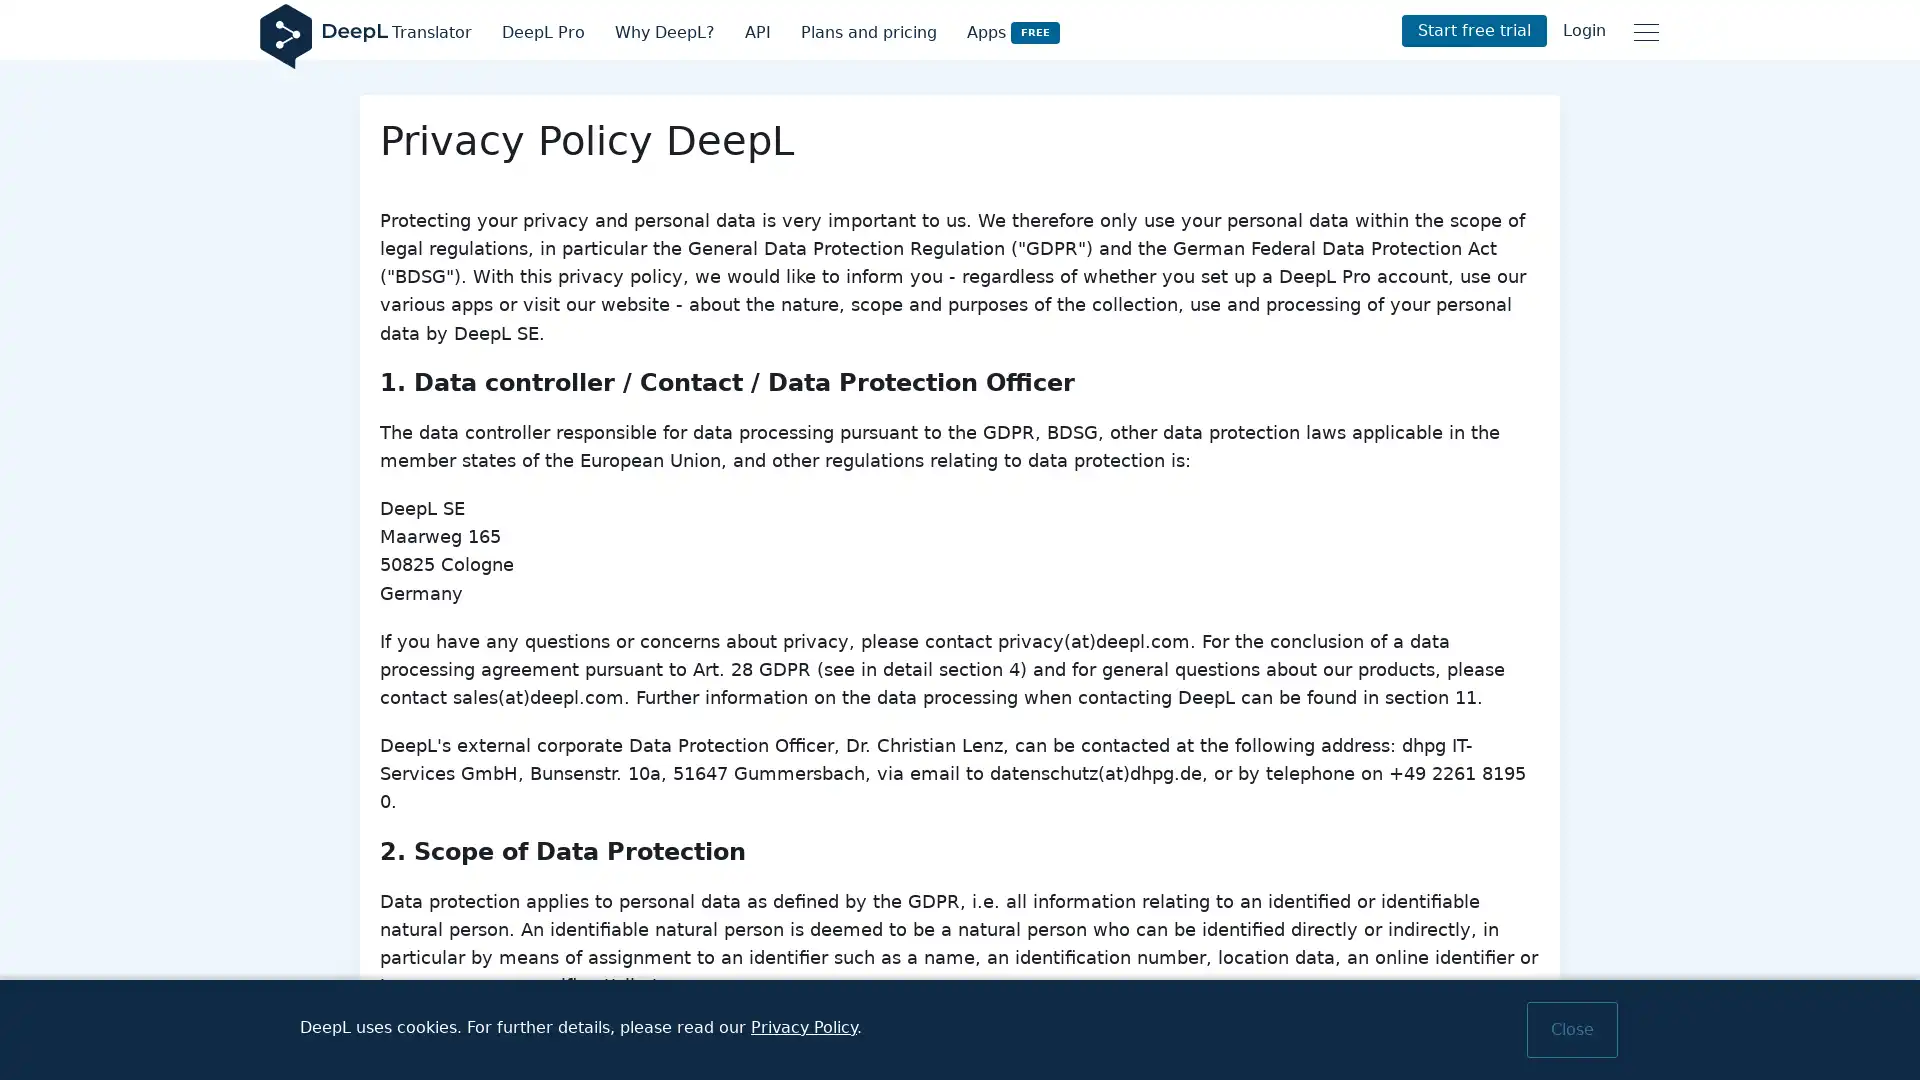 The width and height of the screenshot is (1920, 1080). I want to click on Close, so click(1571, 1029).